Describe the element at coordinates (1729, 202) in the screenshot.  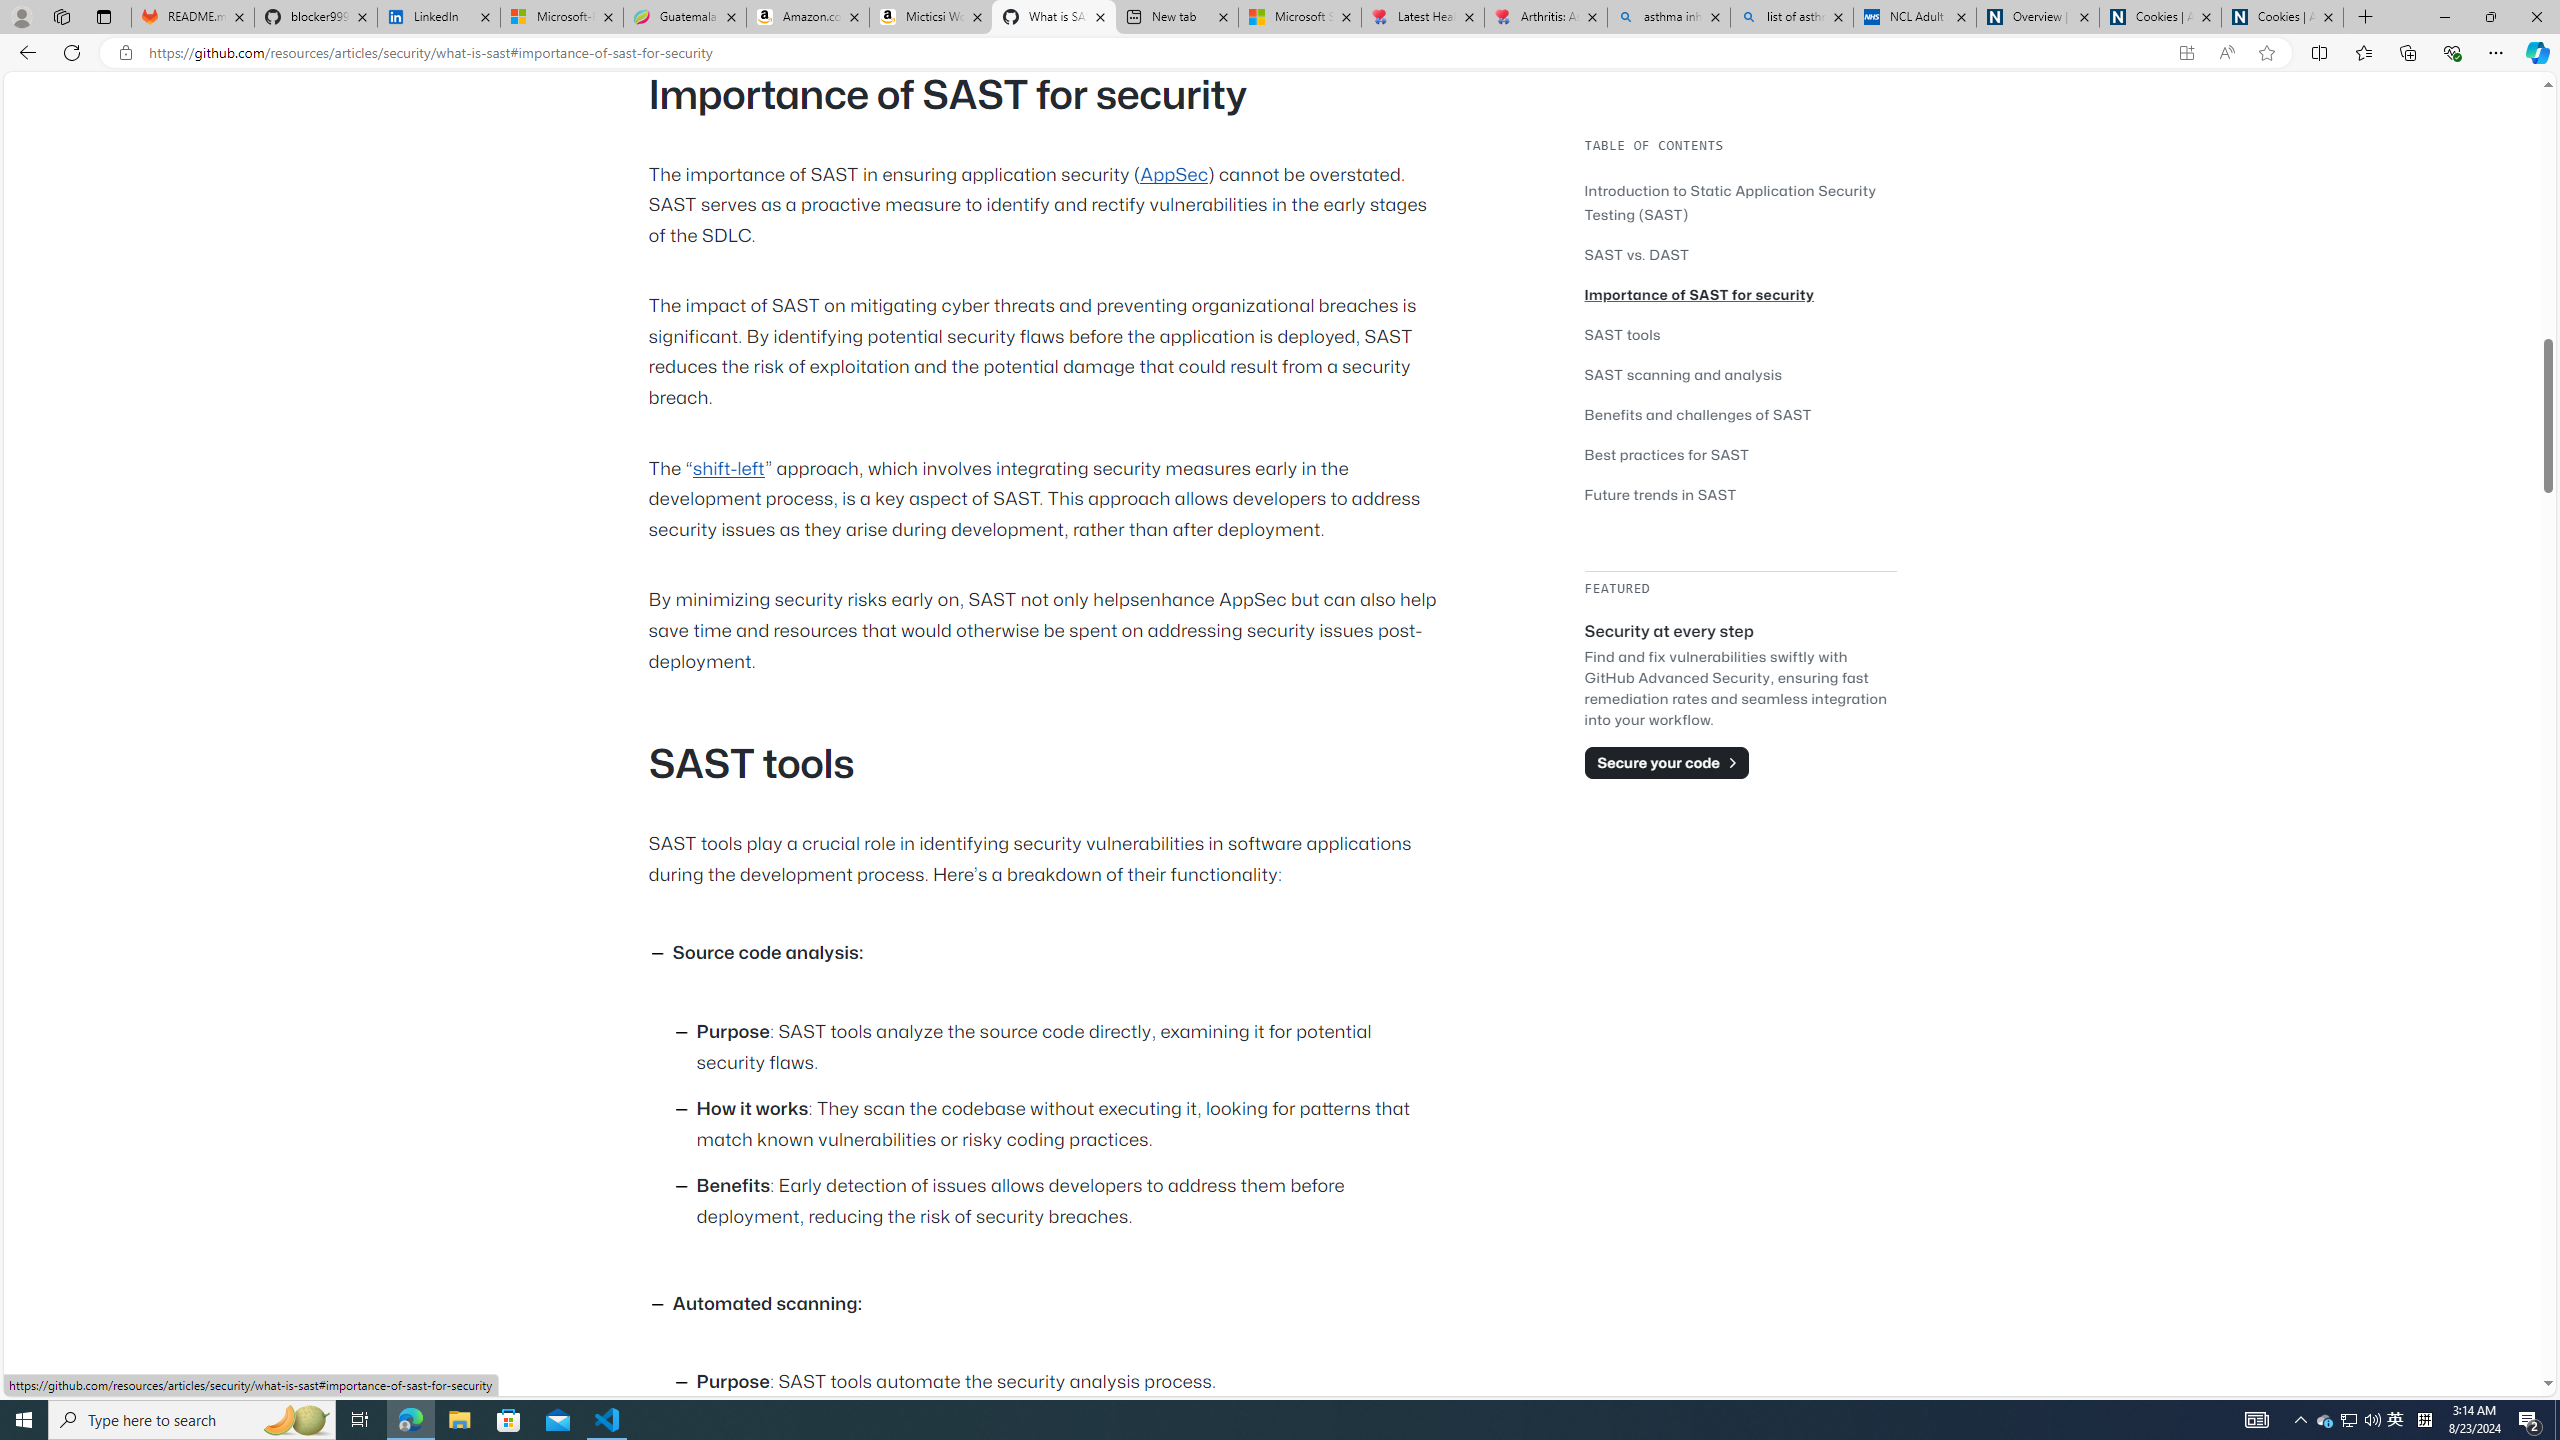
I see `'Introduction to Static Application Security Testing (SAST)'` at that location.